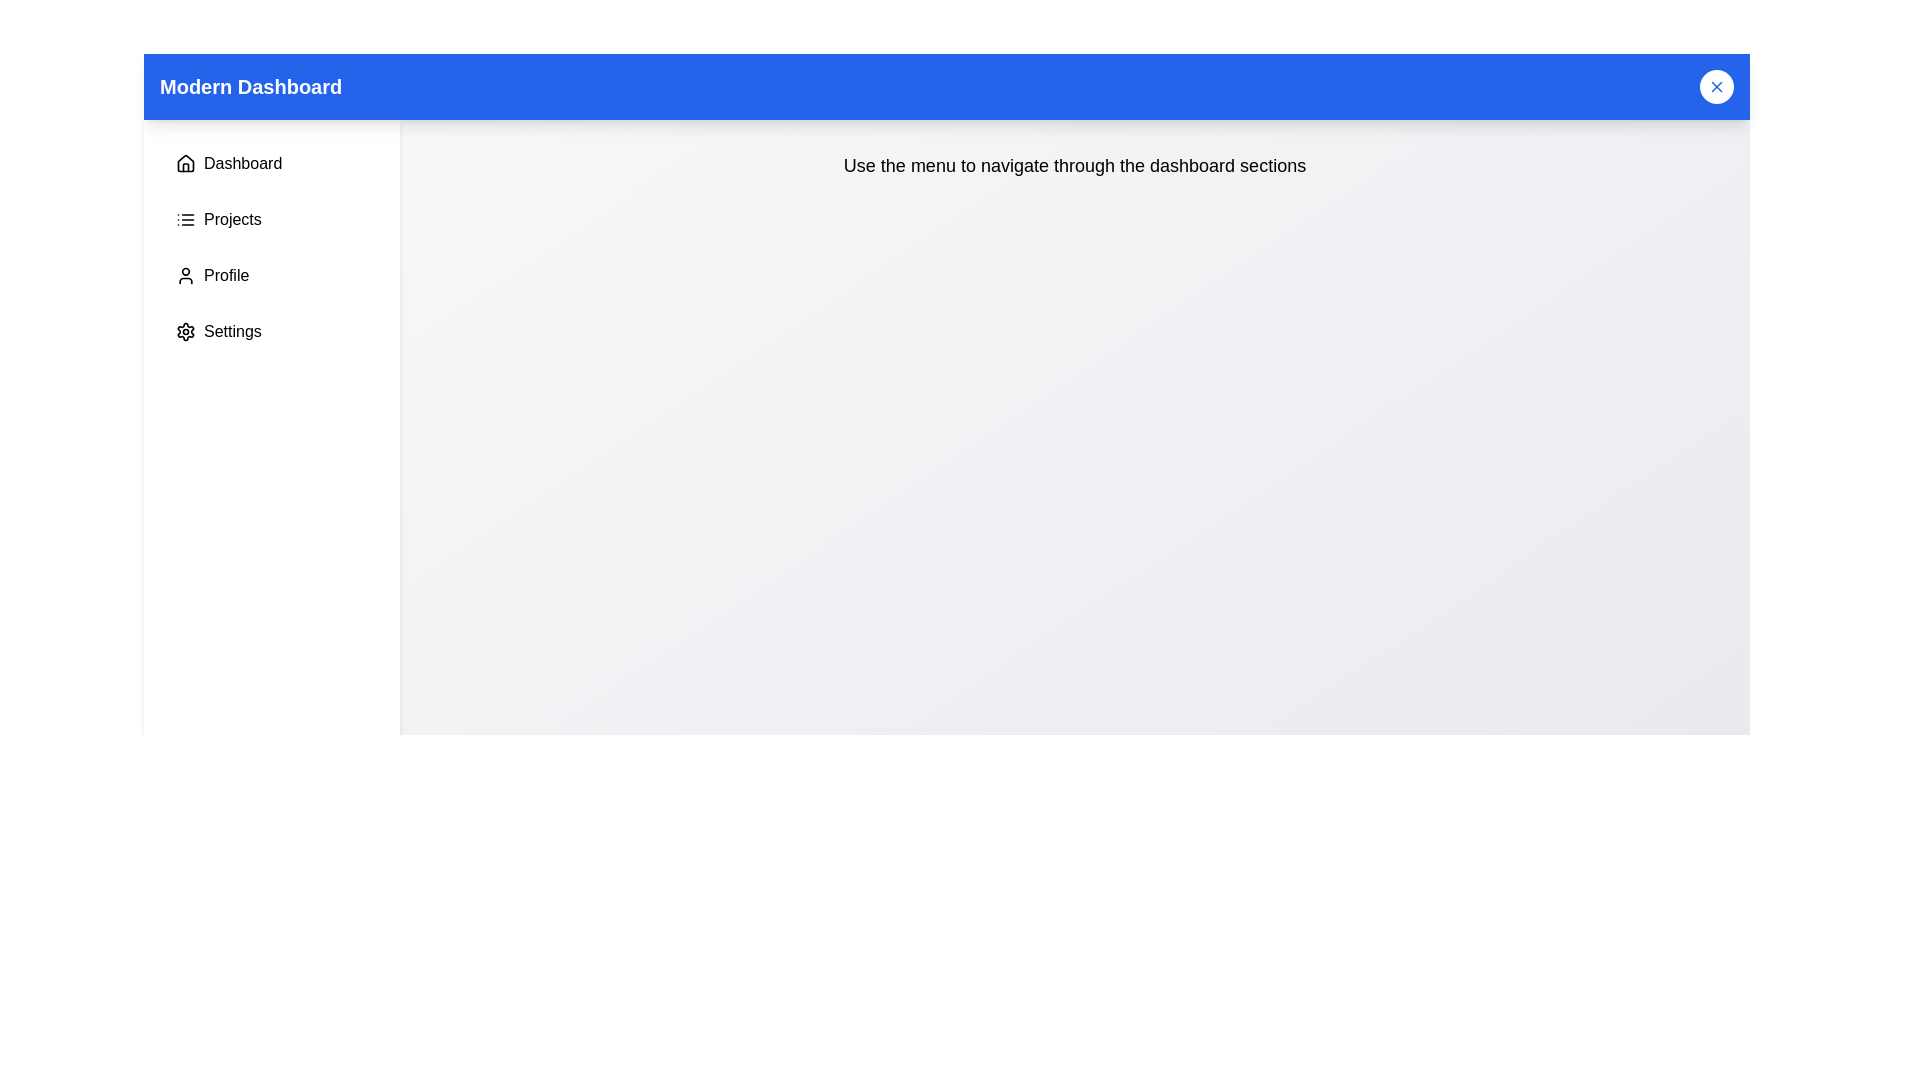 The image size is (1920, 1080). I want to click on the 'Dashboard' icon located in the left navigation menu, which is the first icon next to the text 'Dashboard', so click(186, 163).